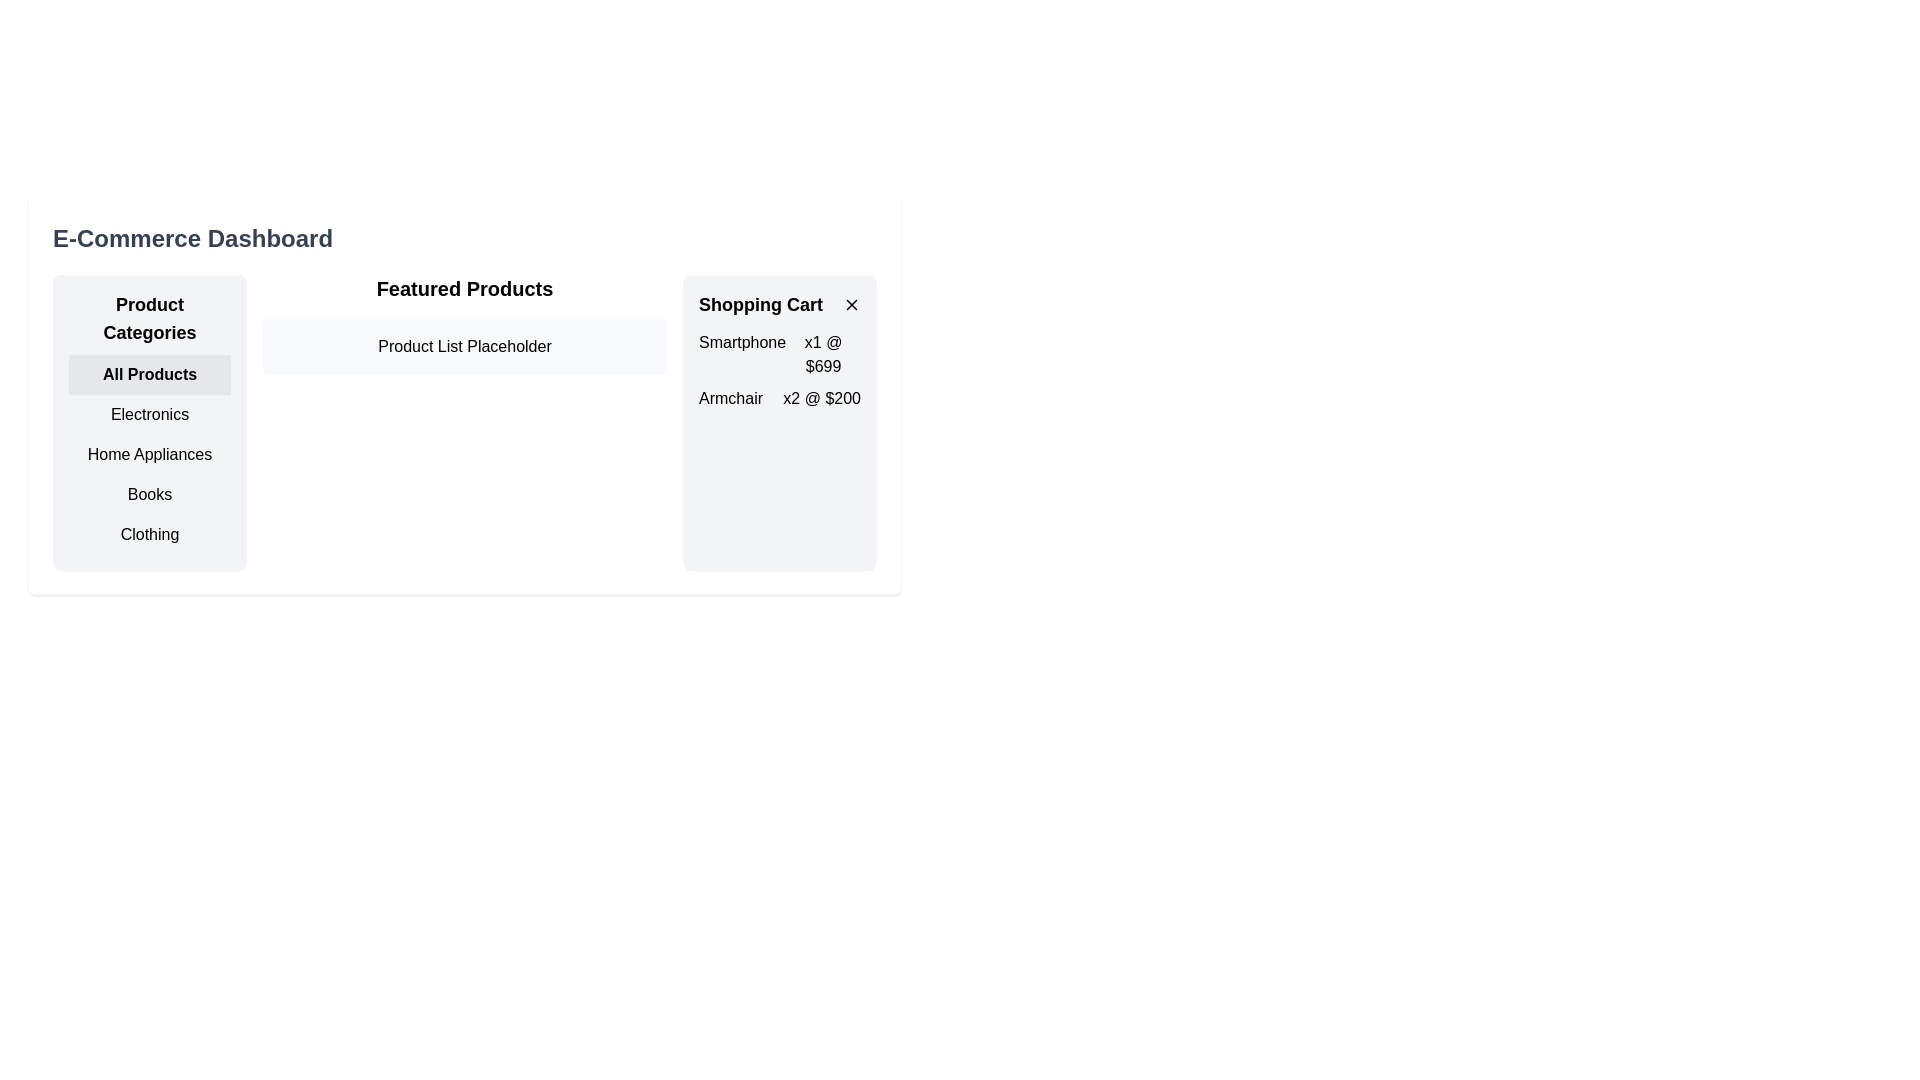  I want to click on the first item in the vertical list of categories under 'Product Categories', so click(148, 374).